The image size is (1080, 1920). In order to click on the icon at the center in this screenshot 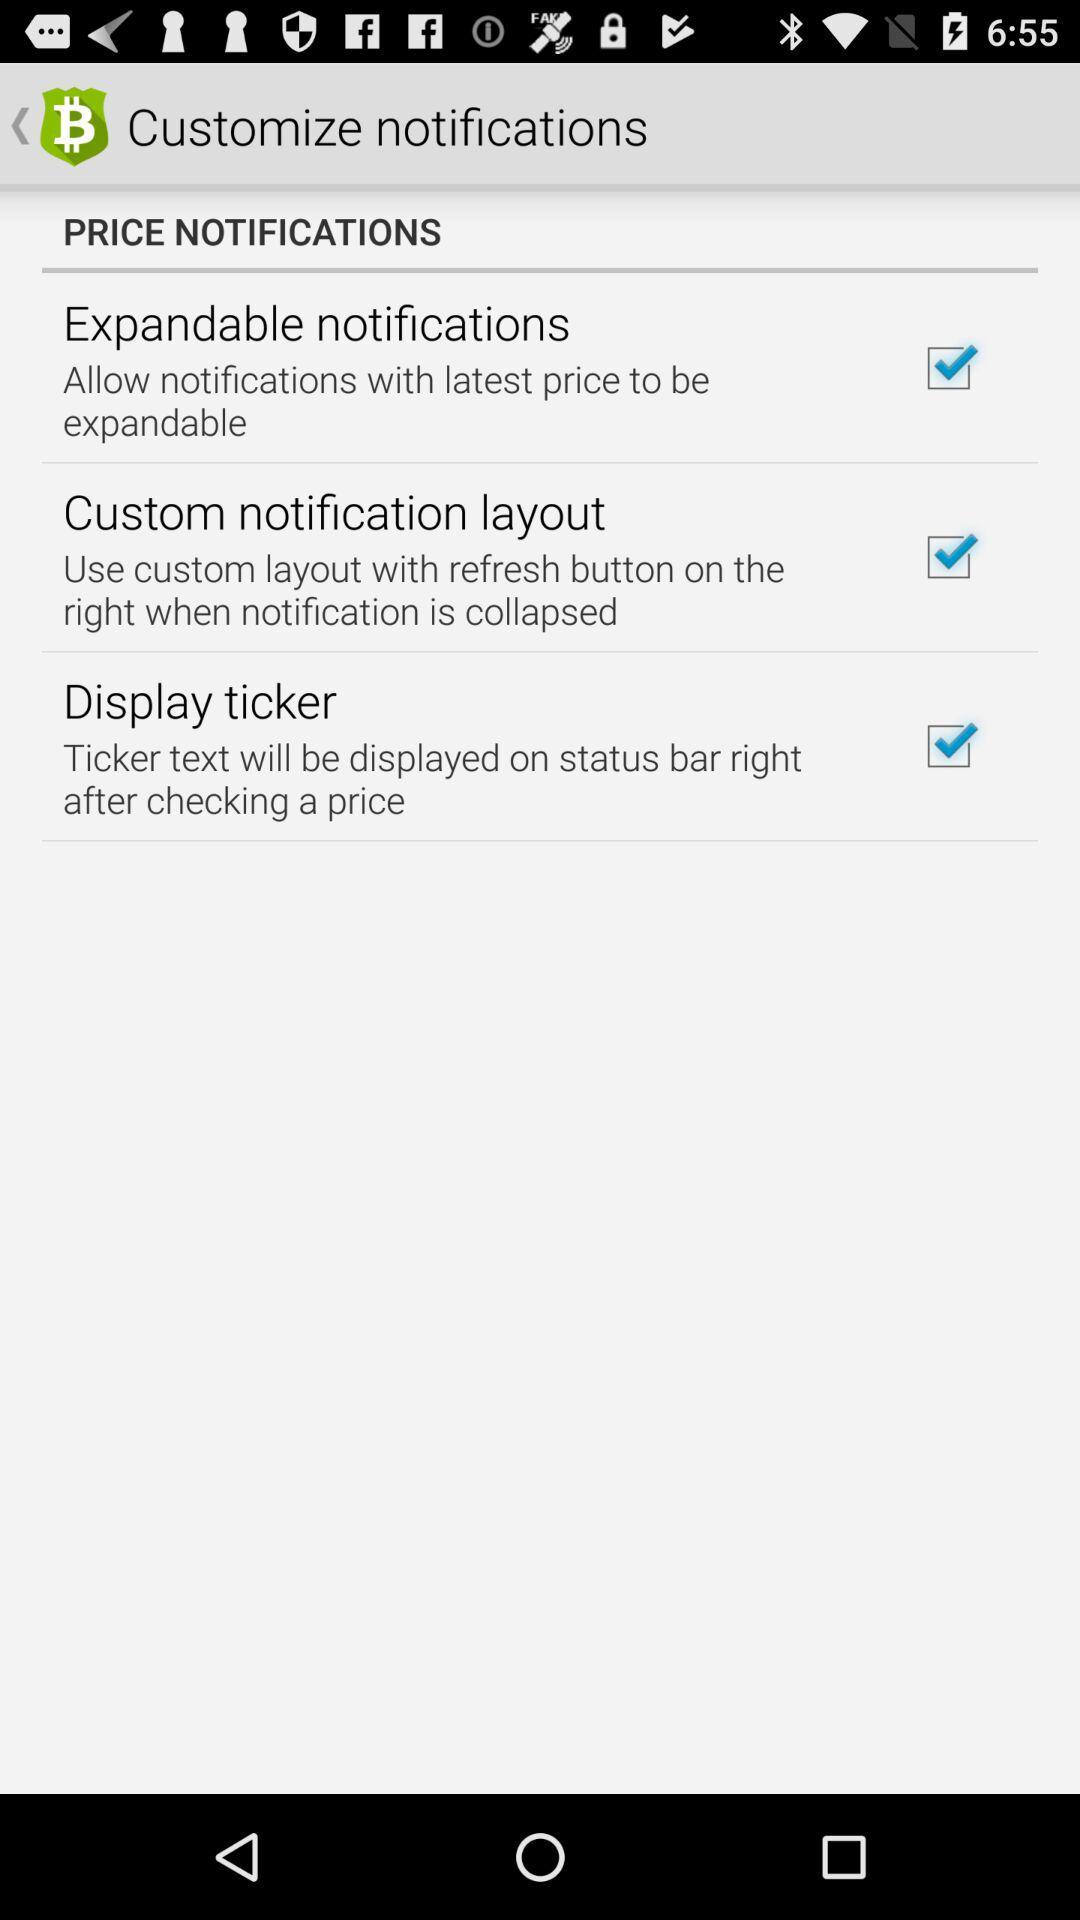, I will do `click(463, 777)`.